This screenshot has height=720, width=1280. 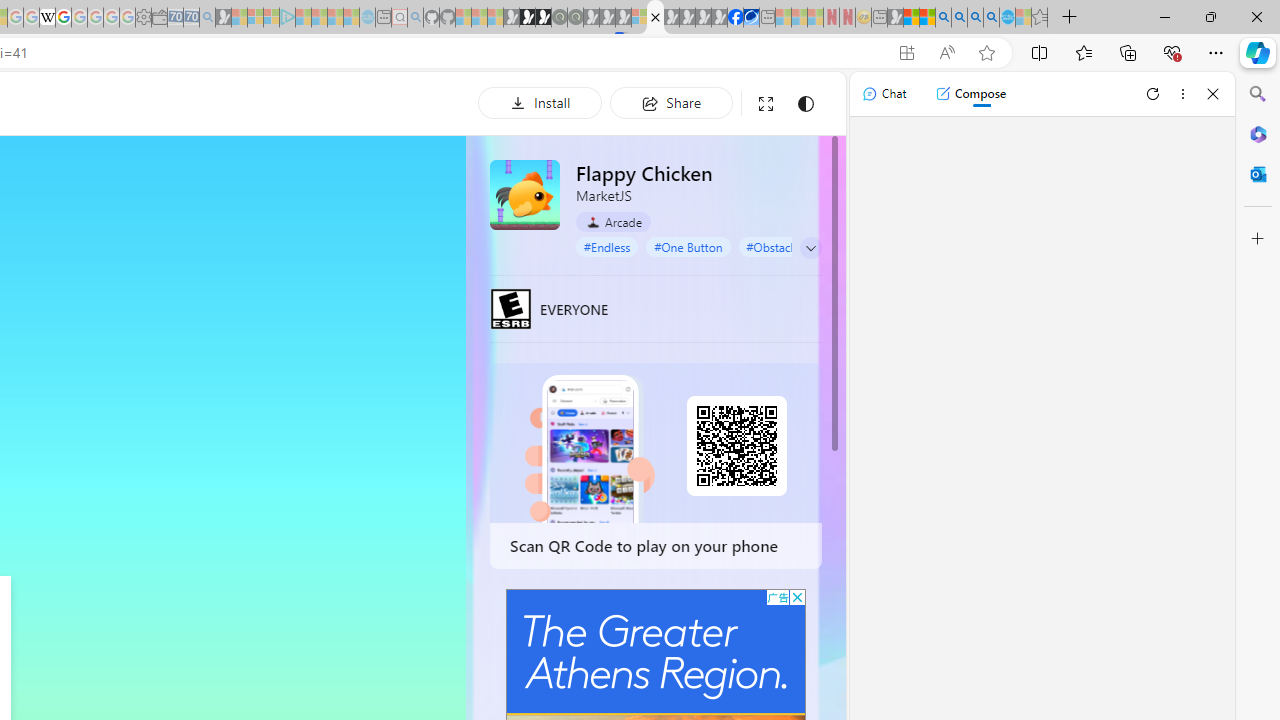 What do you see at coordinates (796, 596) in the screenshot?
I see `'AutomationID: cbb'` at bounding box center [796, 596].